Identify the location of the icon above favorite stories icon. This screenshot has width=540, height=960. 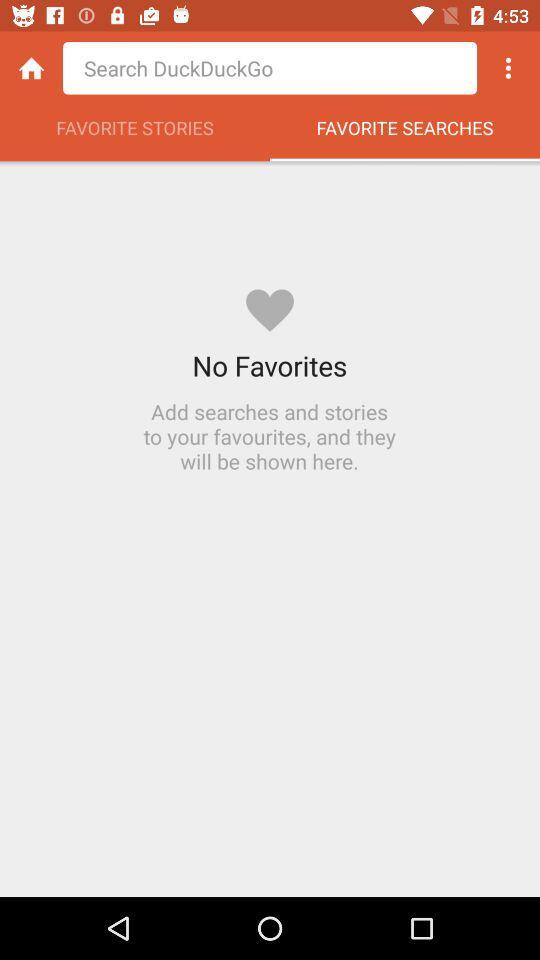
(30, 68).